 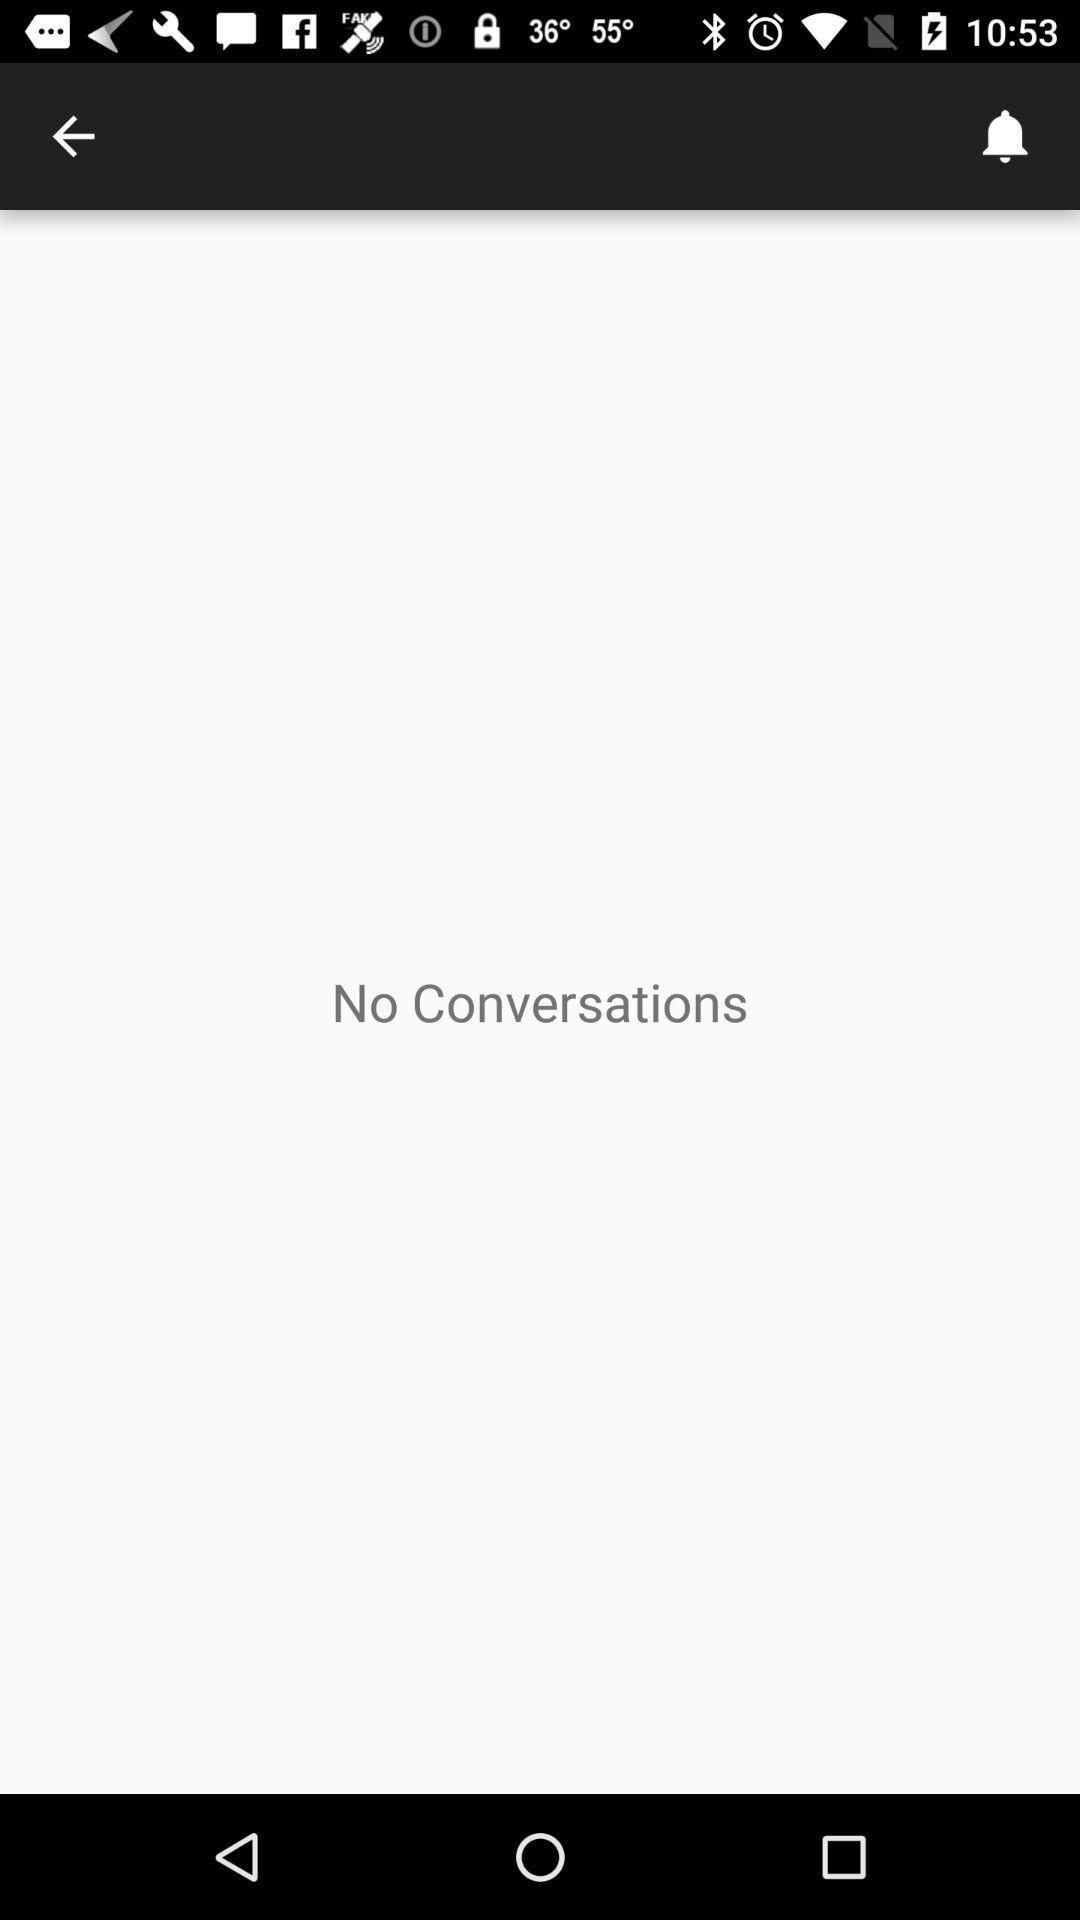 What do you see at coordinates (72, 135) in the screenshot?
I see `the item above the no conversations` at bounding box center [72, 135].